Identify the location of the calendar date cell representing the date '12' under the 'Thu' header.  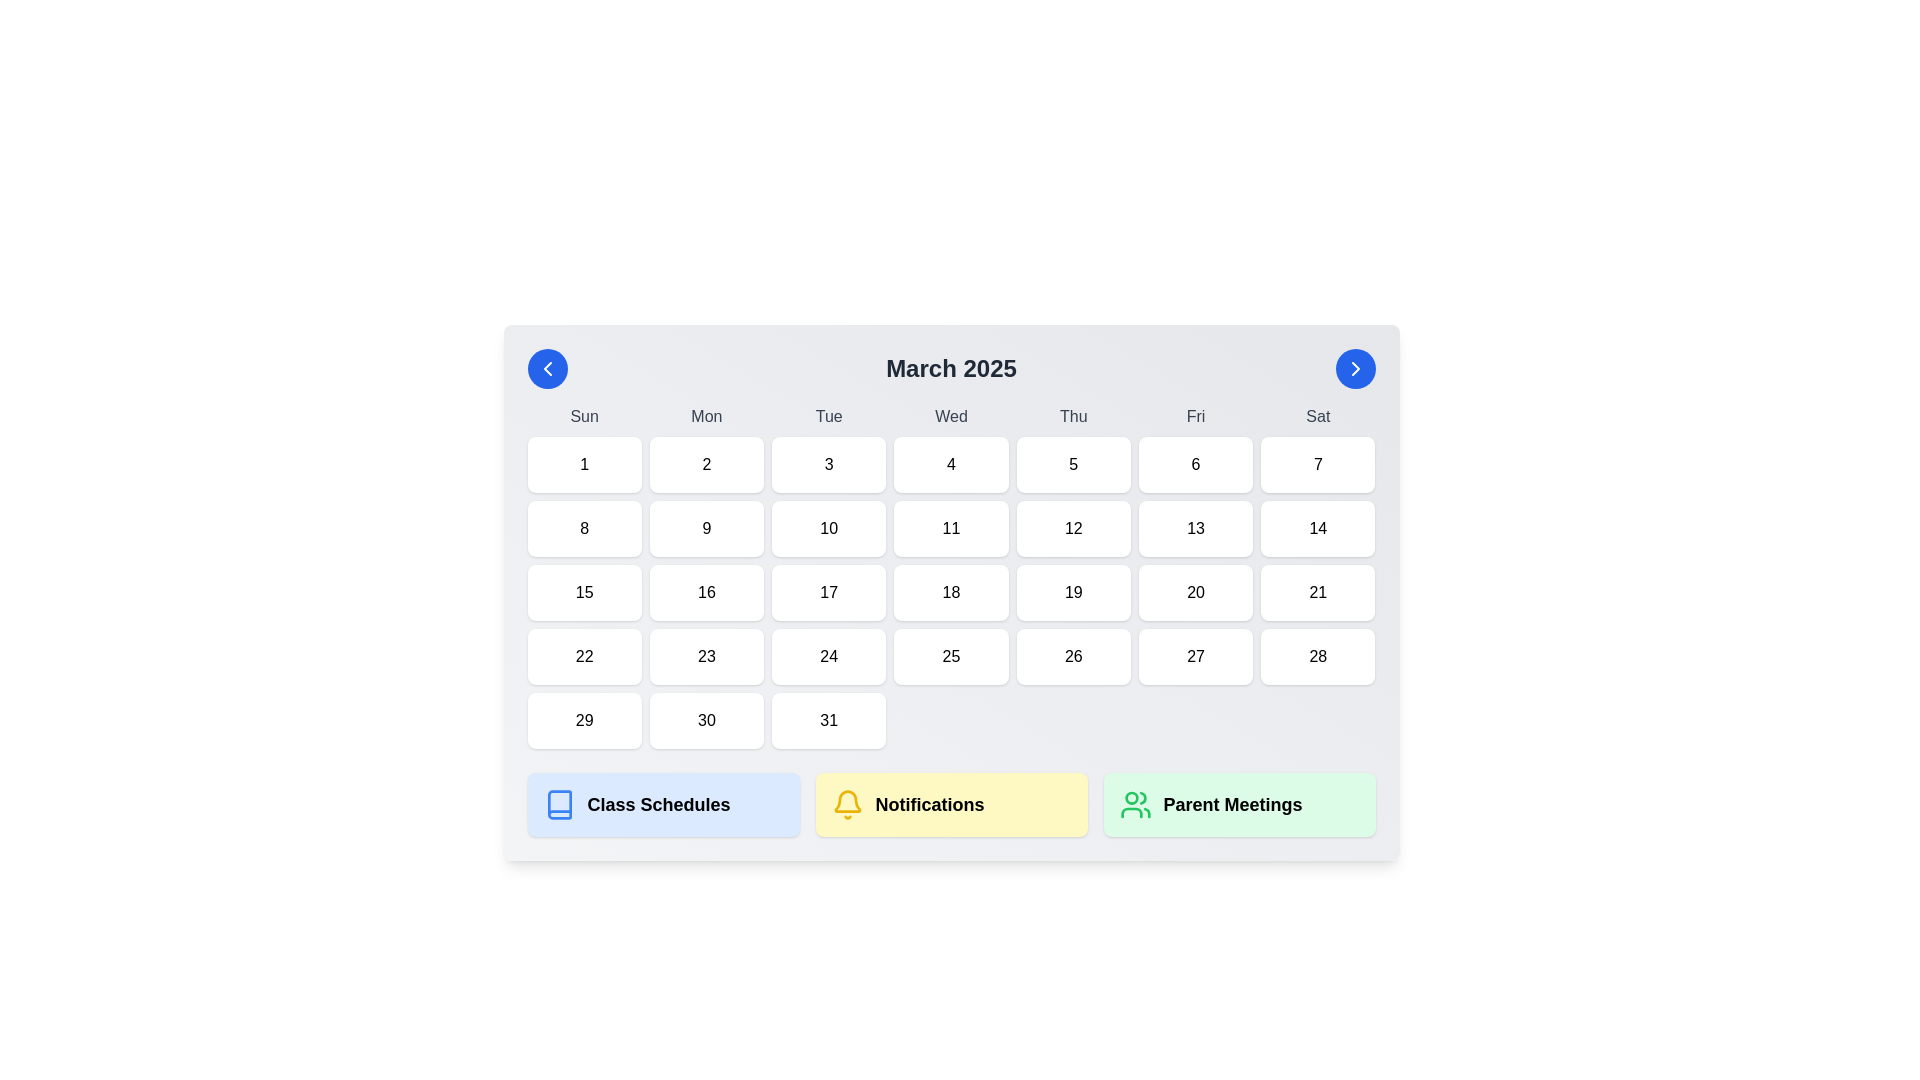
(1072, 527).